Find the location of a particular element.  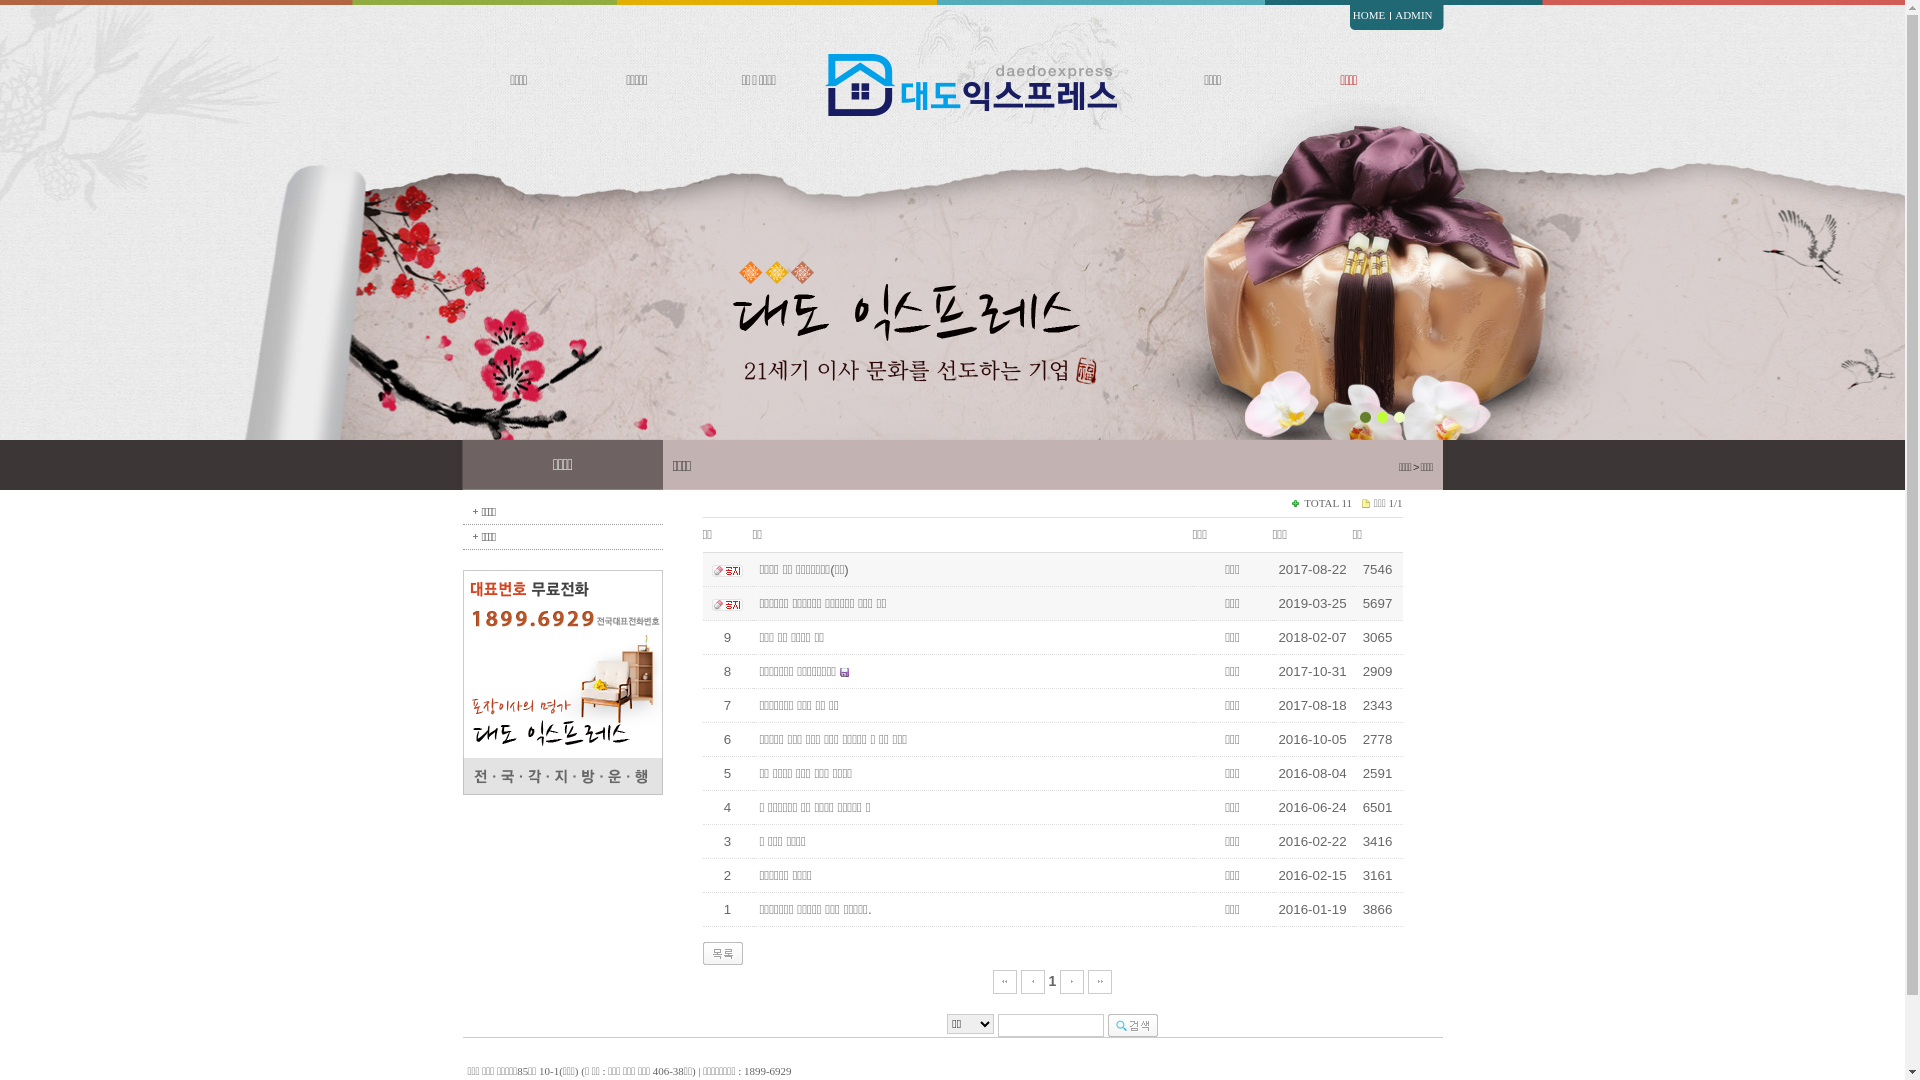

'ADMIN' is located at coordinates (1412, 14).